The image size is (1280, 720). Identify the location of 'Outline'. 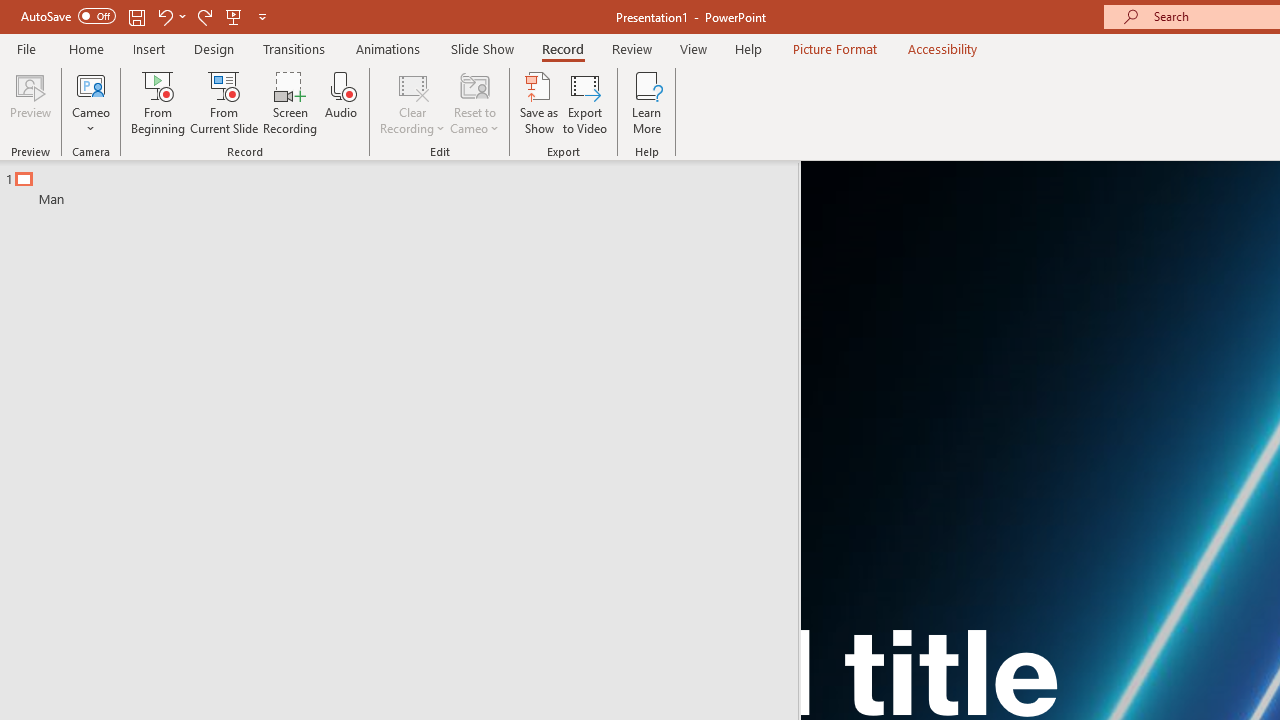
(407, 184).